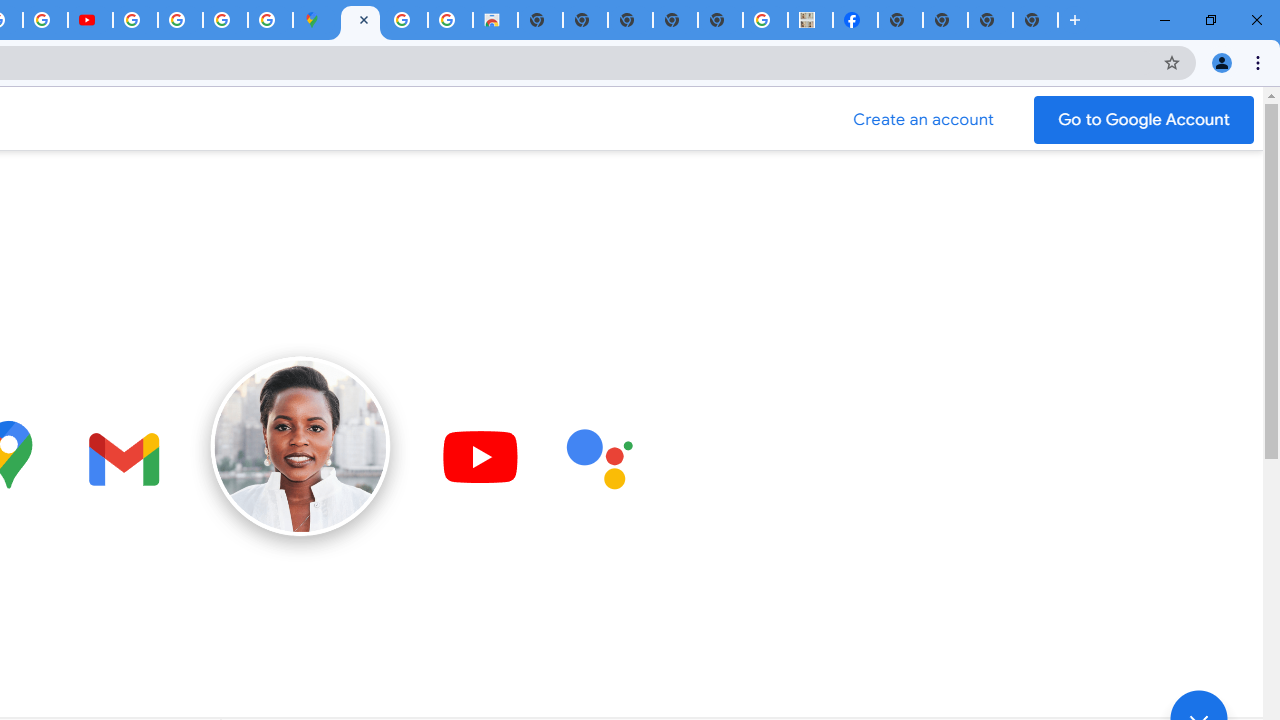  What do you see at coordinates (134, 20) in the screenshot?
I see `'How Chrome protects your passwords - Google Chrome Help'` at bounding box center [134, 20].